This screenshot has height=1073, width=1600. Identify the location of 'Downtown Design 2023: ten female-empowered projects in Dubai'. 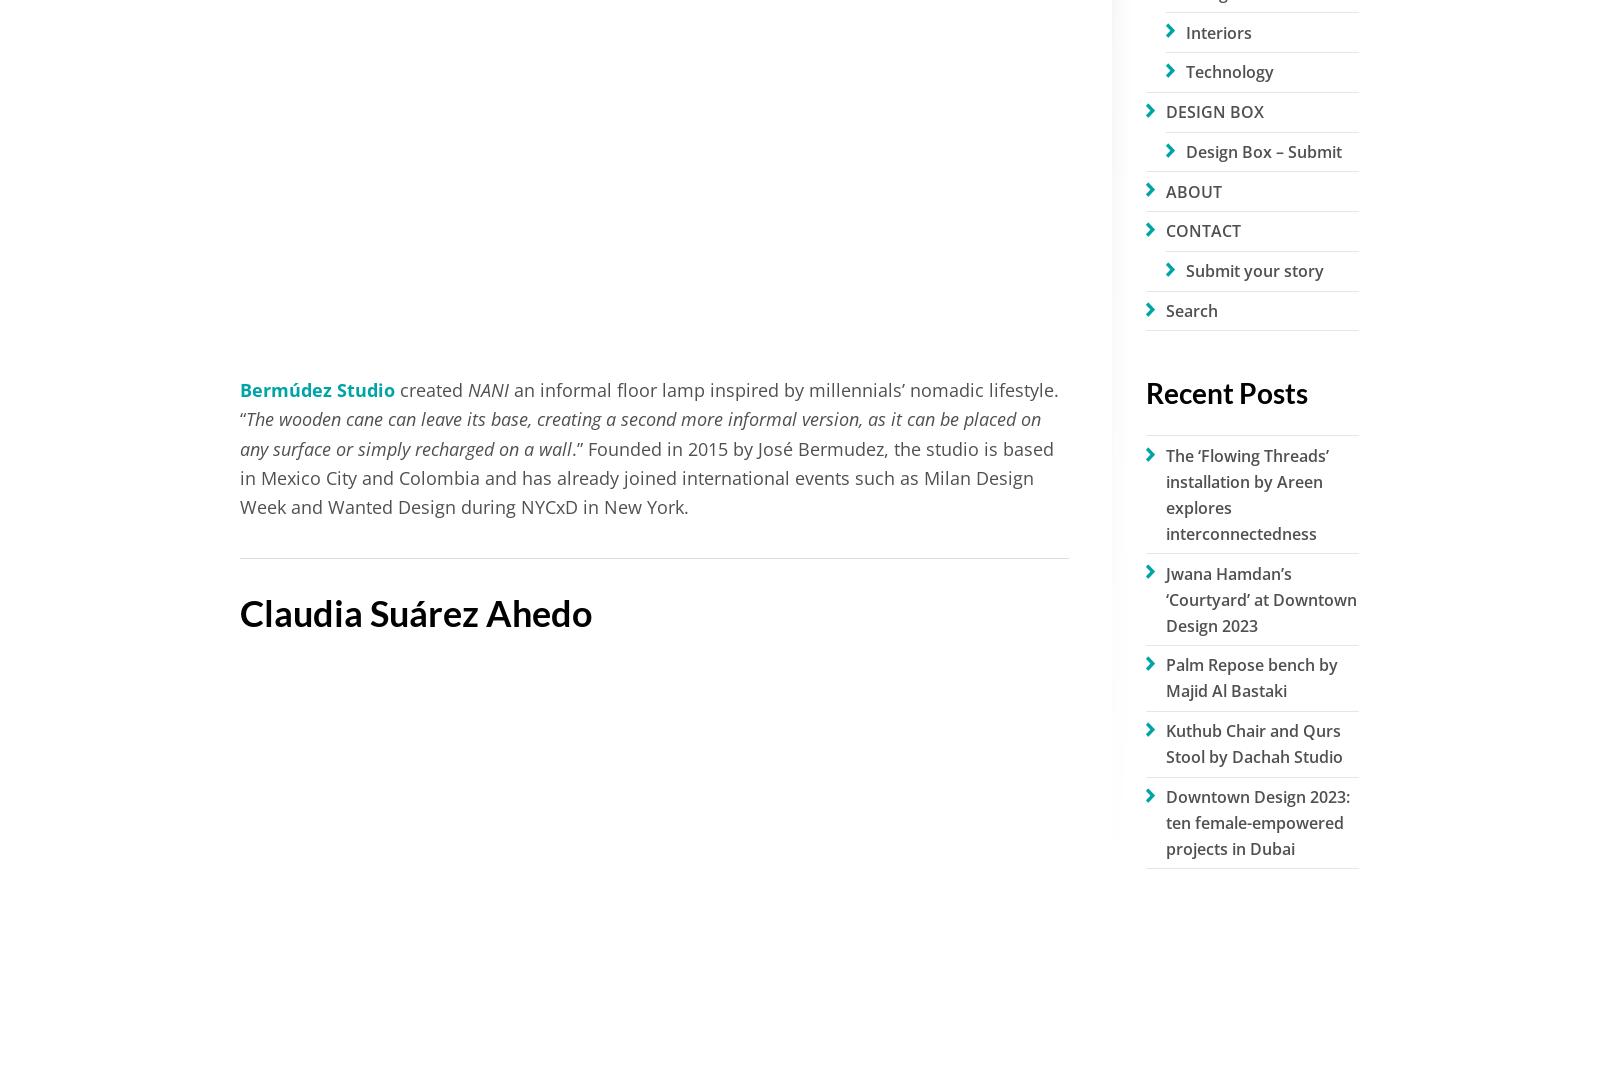
(1255, 822).